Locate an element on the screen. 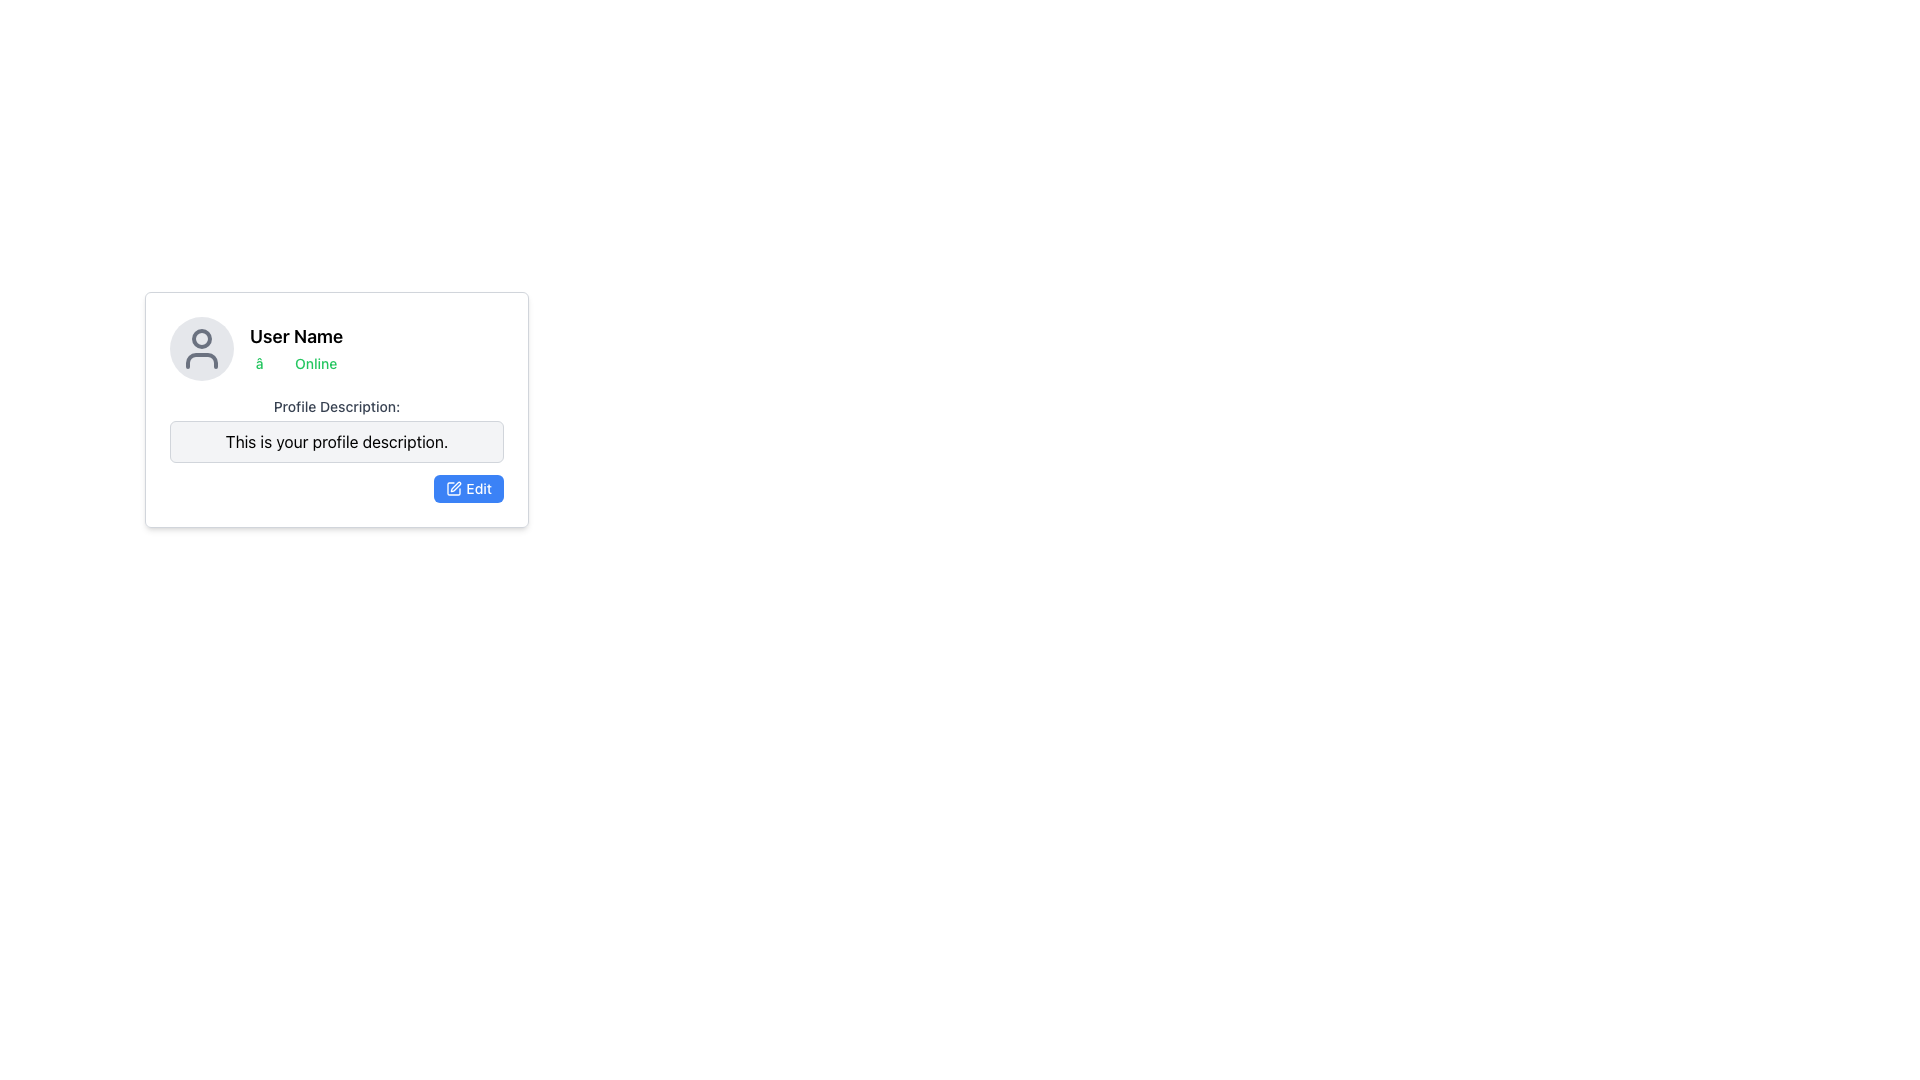 The height and width of the screenshot is (1080, 1920). the 'Online' label, which displays the word 'Online' in green with a small green dot preceding it, located directly below the 'User Name' text in the user profile card is located at coordinates (295, 363).